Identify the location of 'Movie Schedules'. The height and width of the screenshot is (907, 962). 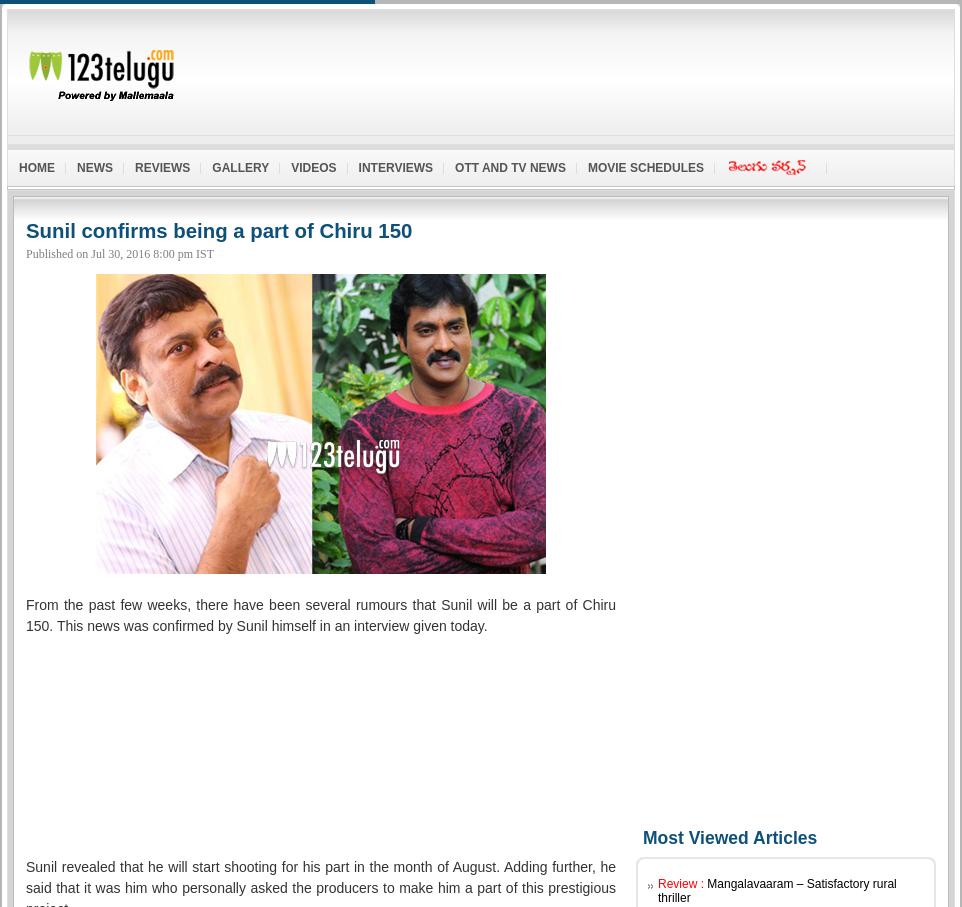
(645, 166).